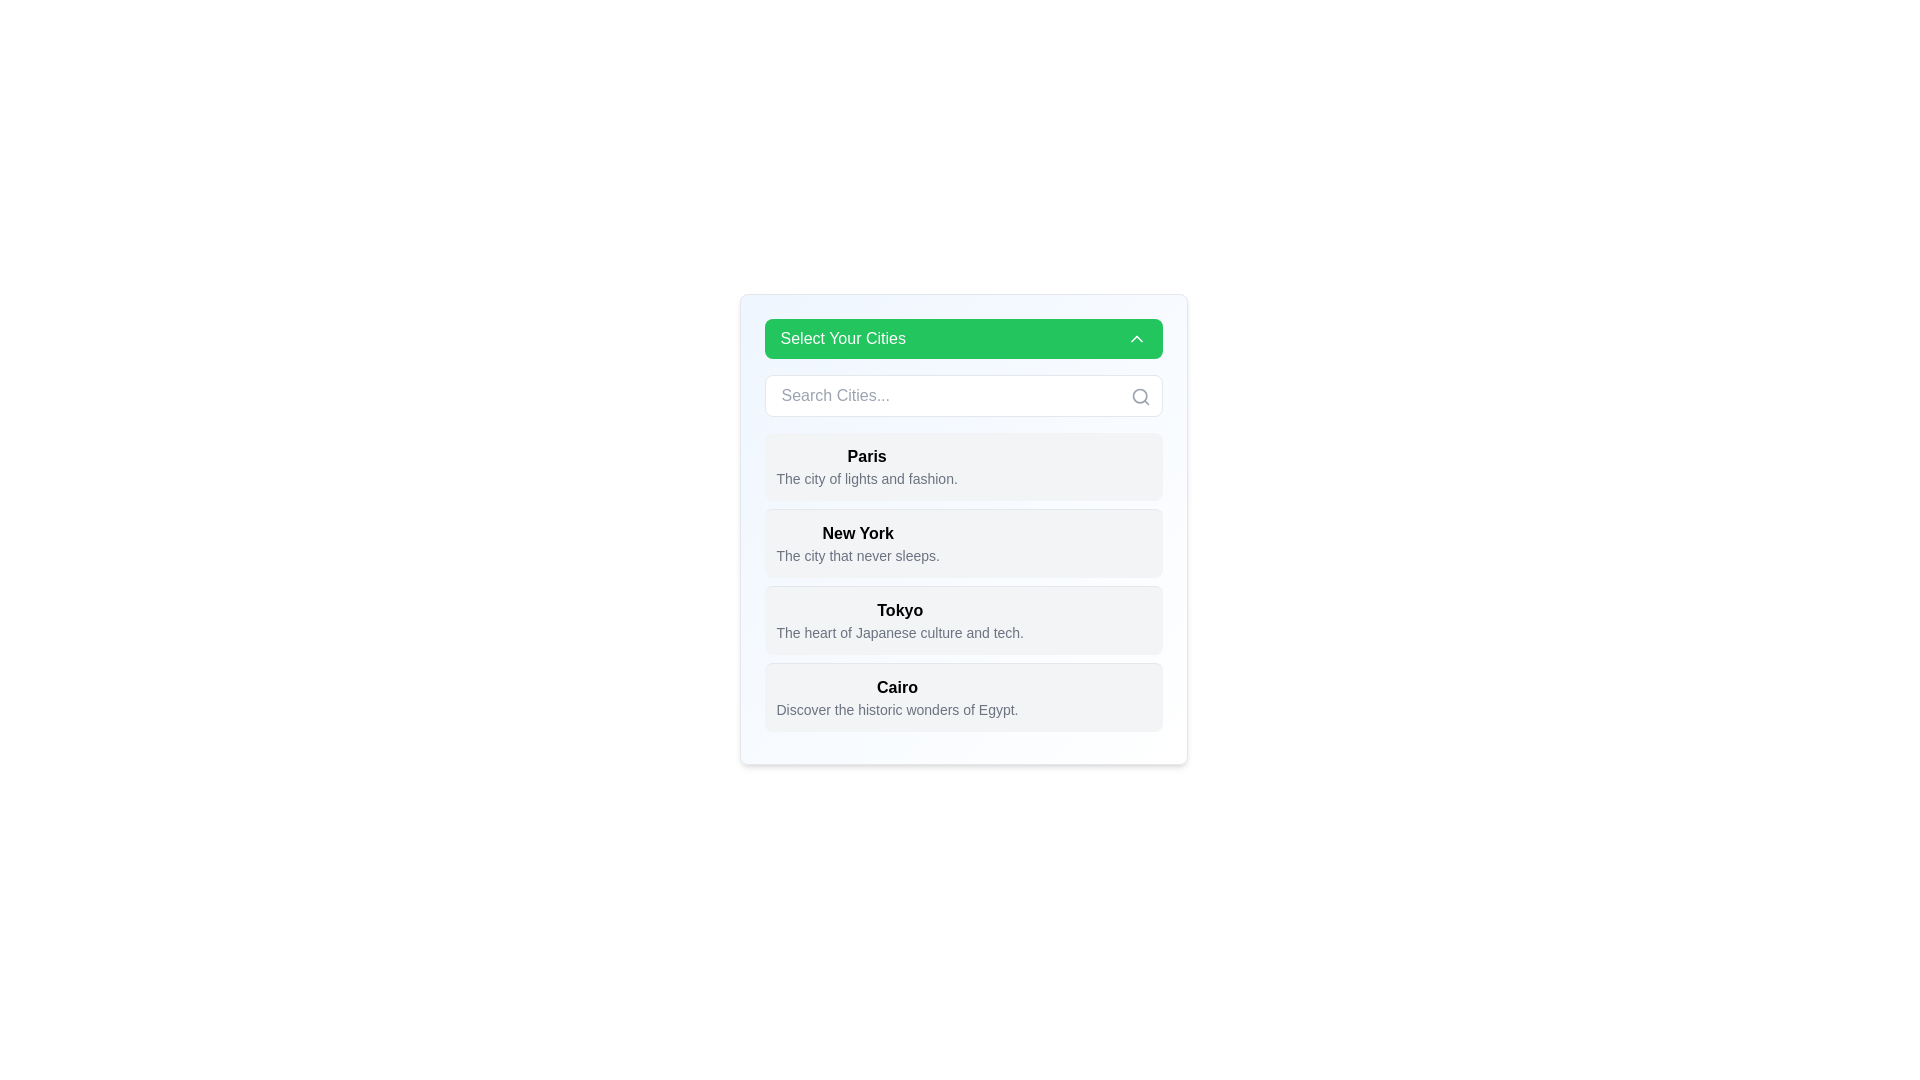 This screenshot has width=1920, height=1080. What do you see at coordinates (899, 620) in the screenshot?
I see `the text block displaying 'Tokyo', which is the third item in a vertical list of cities` at bounding box center [899, 620].